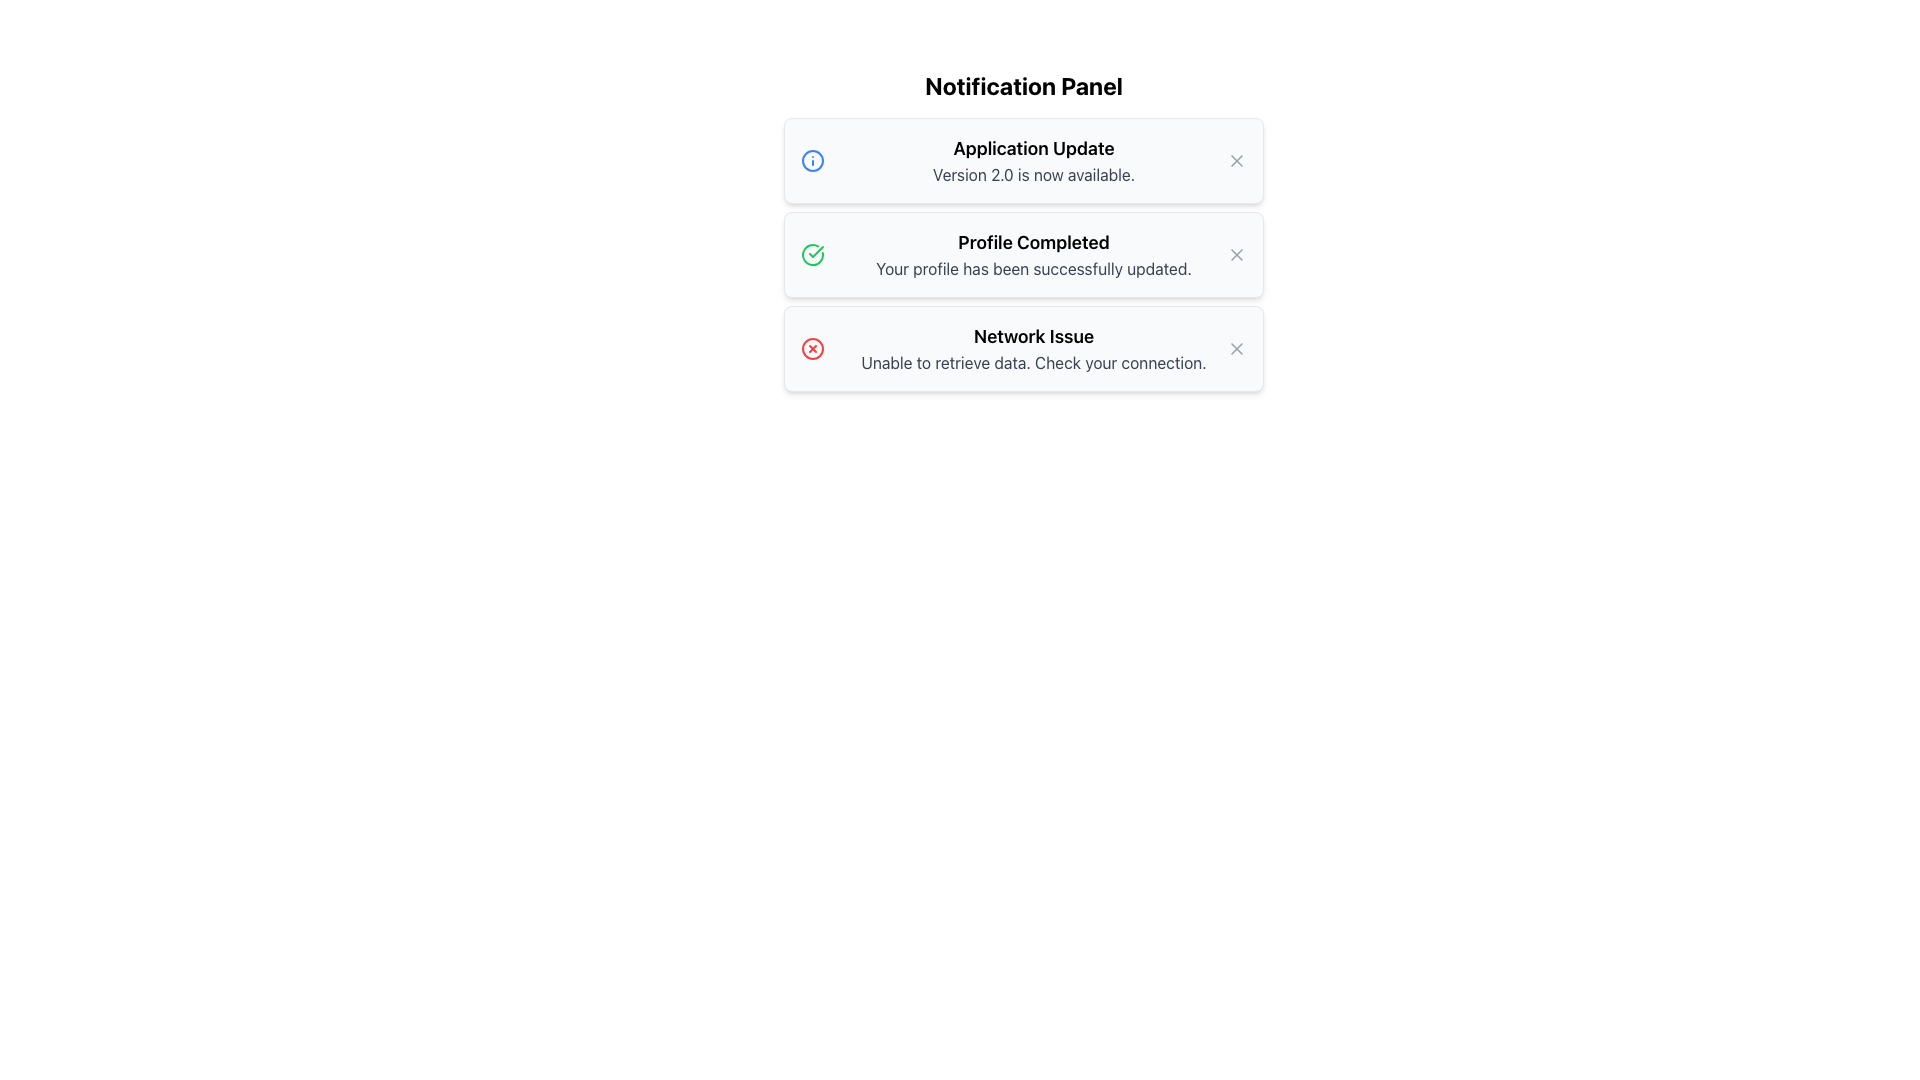  What do you see at coordinates (1033, 335) in the screenshot?
I see `text of the Text Label located in the third notification box from the top in the notification panel, which provides a title or summary for the related notification` at bounding box center [1033, 335].